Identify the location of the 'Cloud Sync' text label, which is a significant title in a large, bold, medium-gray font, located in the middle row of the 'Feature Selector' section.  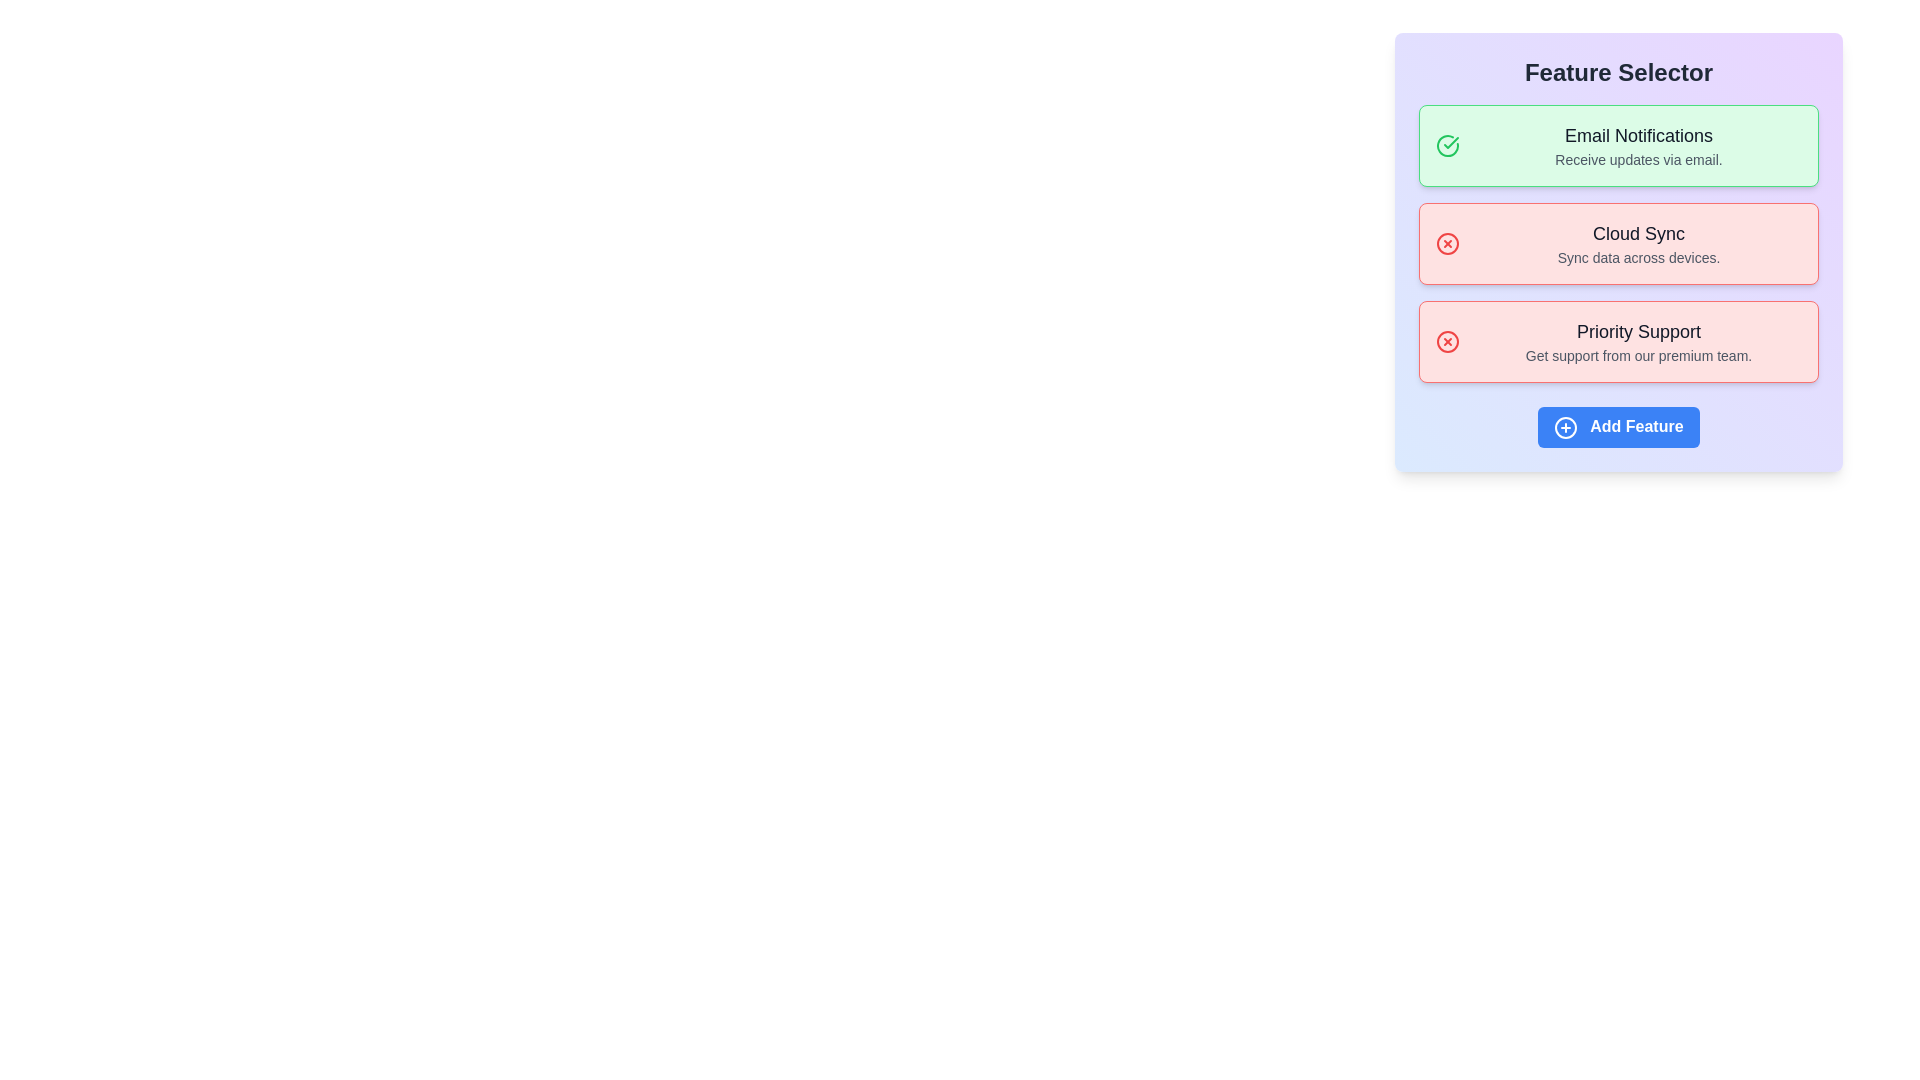
(1638, 233).